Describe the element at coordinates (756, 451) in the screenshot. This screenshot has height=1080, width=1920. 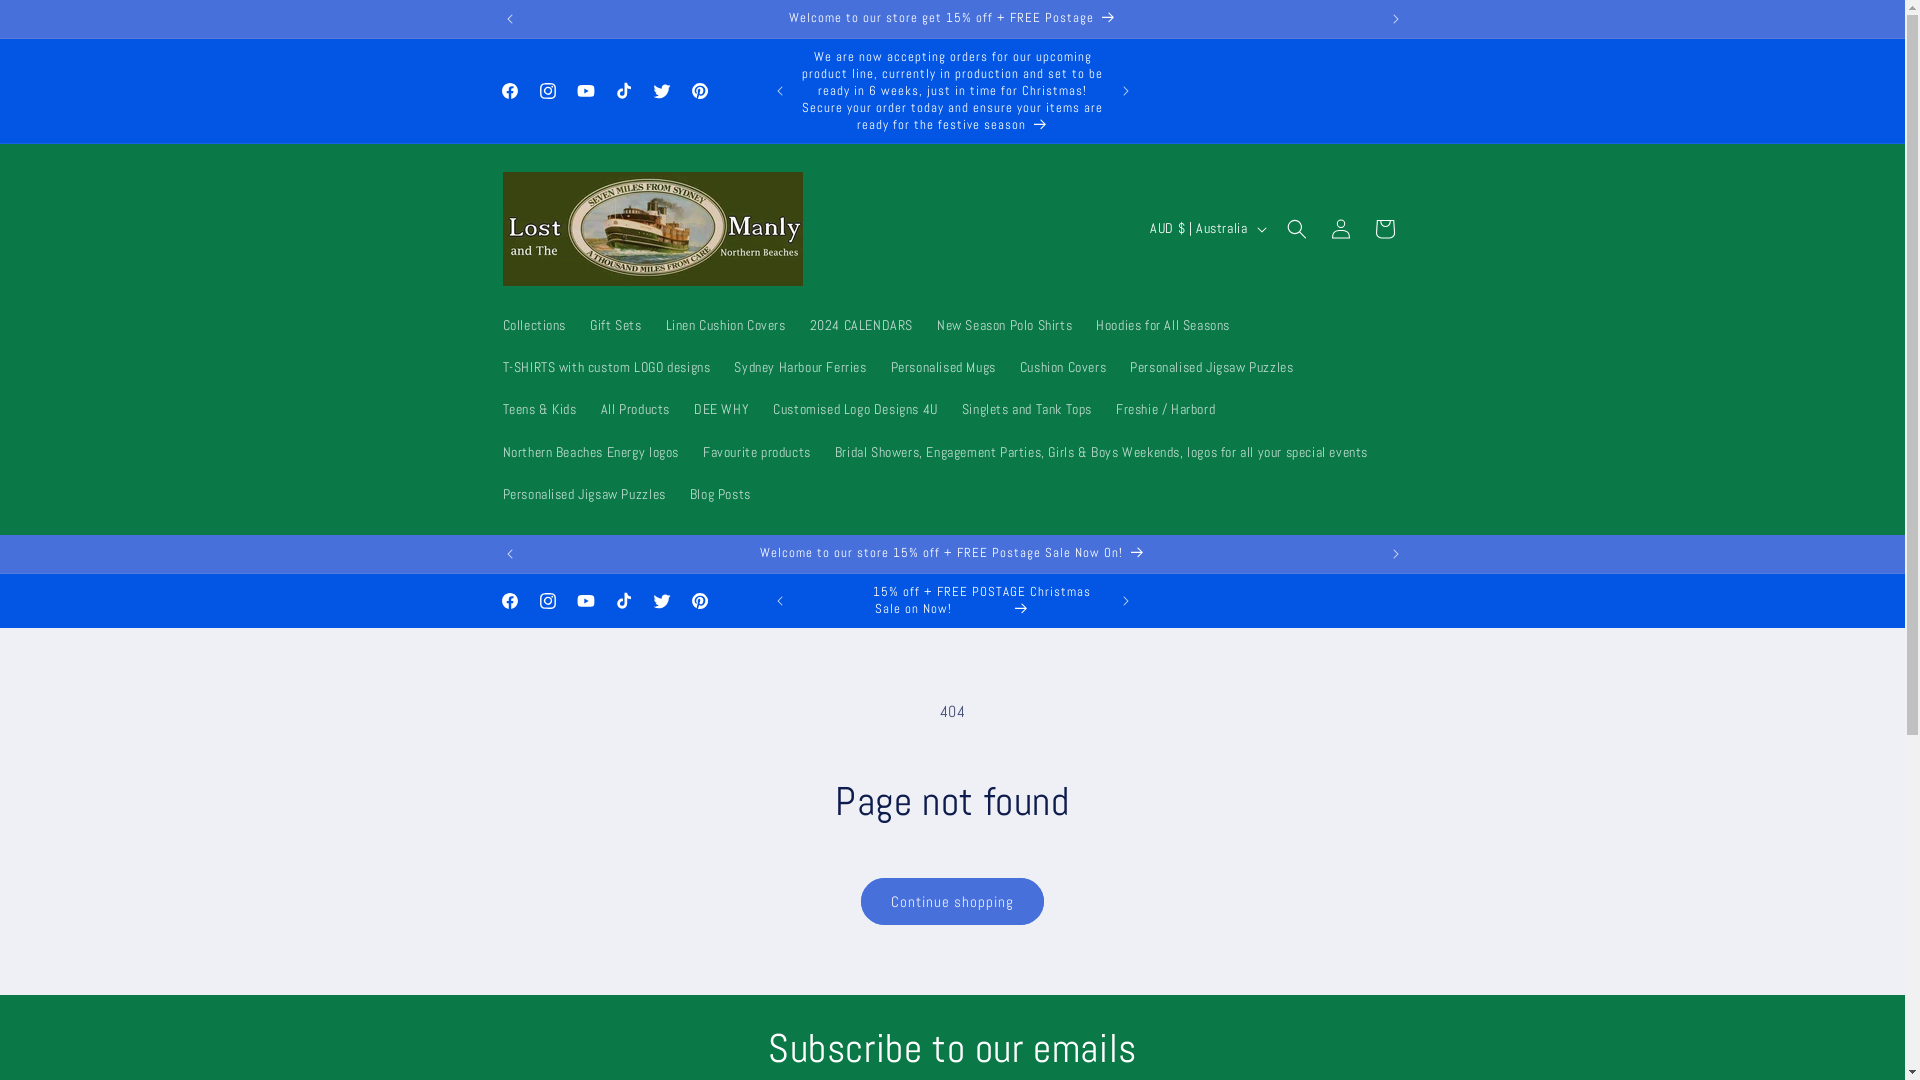
I see `'Favourite products'` at that location.